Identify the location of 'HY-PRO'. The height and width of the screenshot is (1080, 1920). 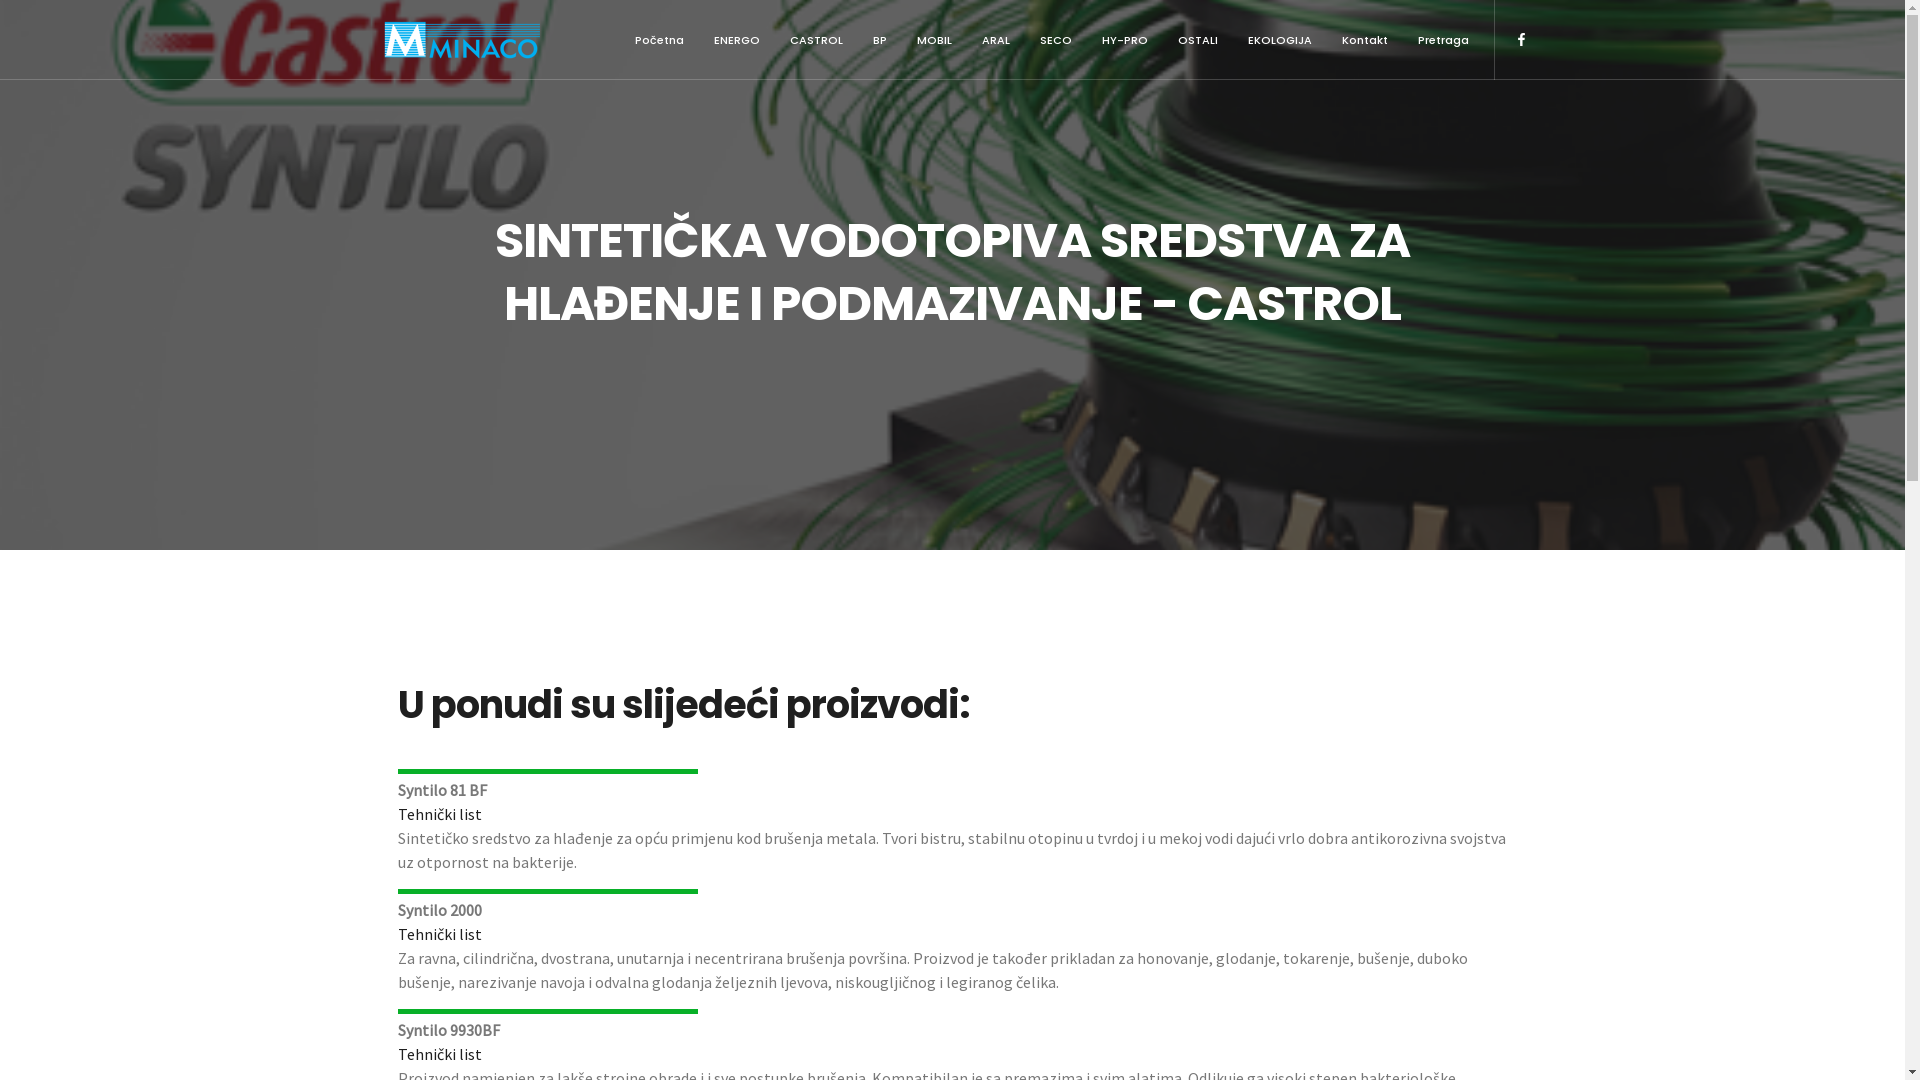
(1123, 39).